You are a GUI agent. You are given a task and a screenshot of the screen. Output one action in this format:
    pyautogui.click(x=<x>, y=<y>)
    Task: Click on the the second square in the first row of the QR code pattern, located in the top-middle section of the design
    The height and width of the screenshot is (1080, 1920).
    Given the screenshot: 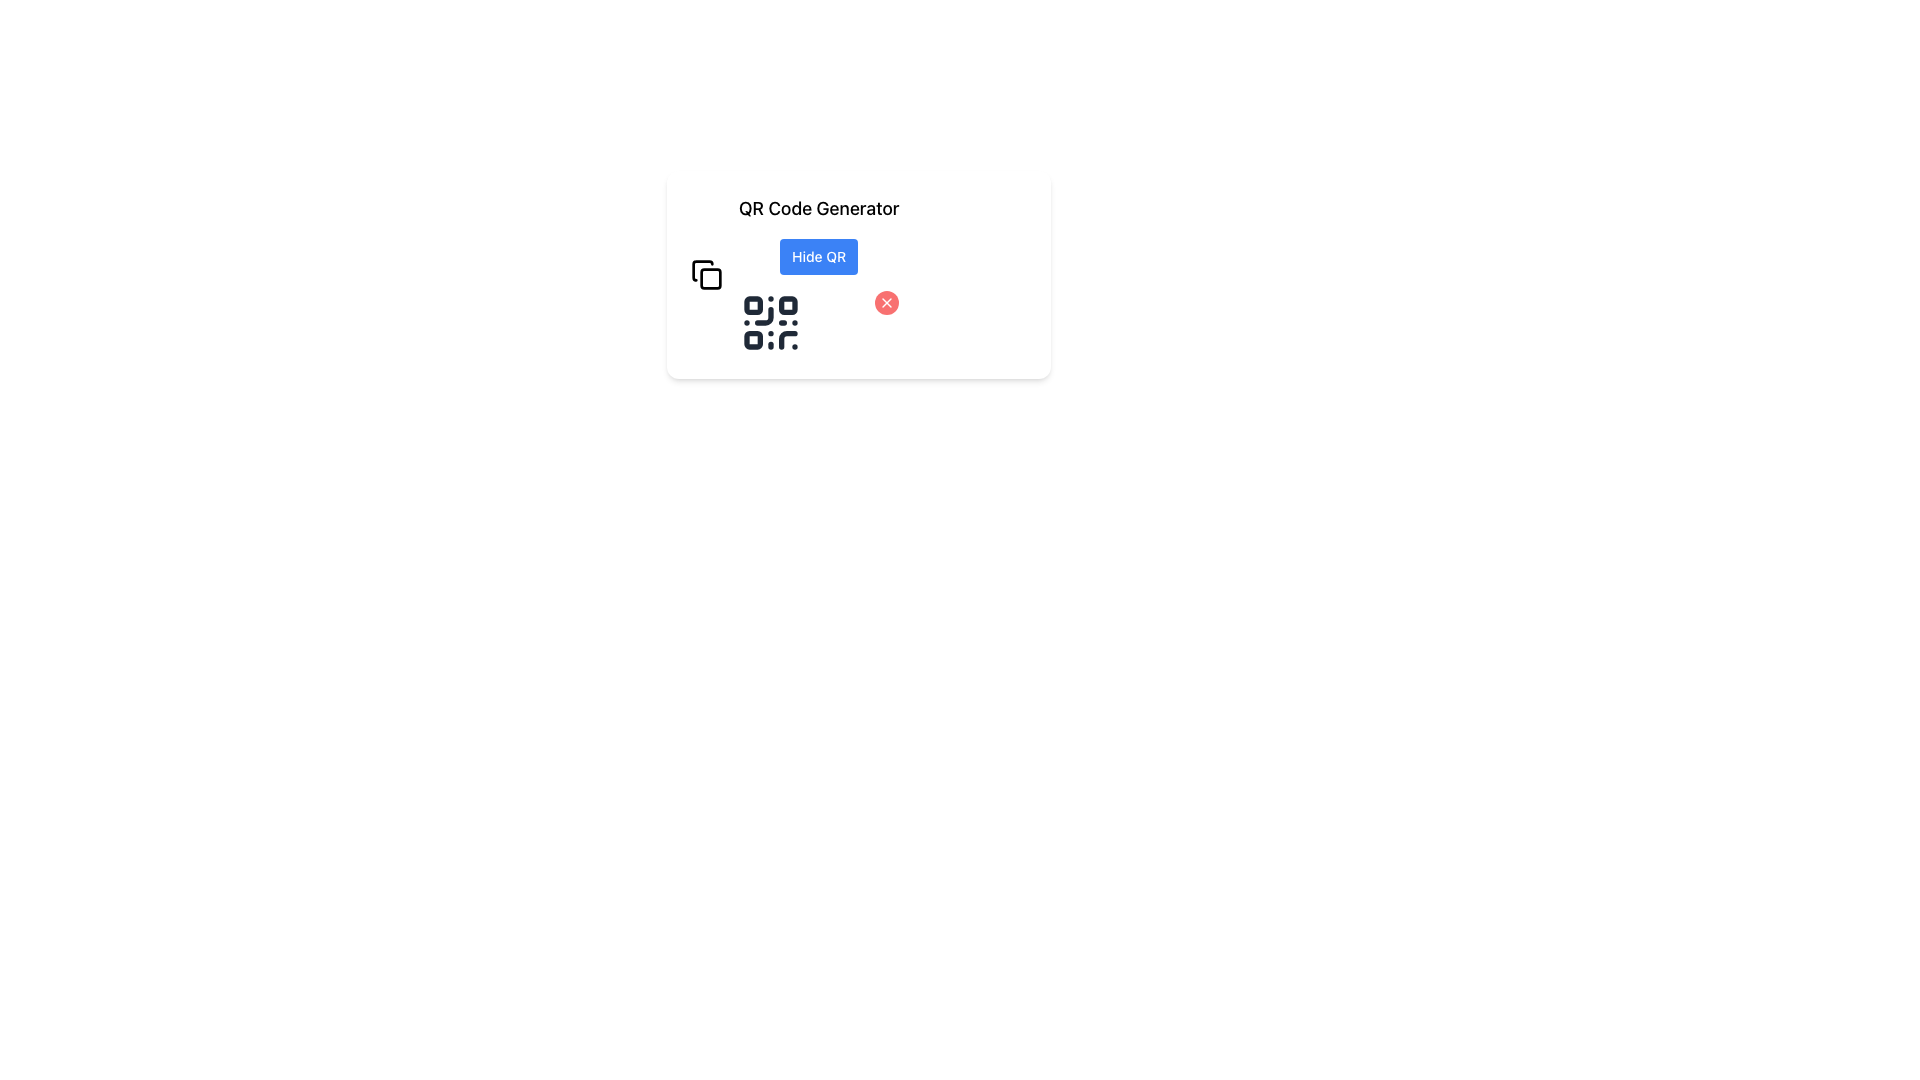 What is the action you would take?
    pyautogui.click(x=787, y=305)
    